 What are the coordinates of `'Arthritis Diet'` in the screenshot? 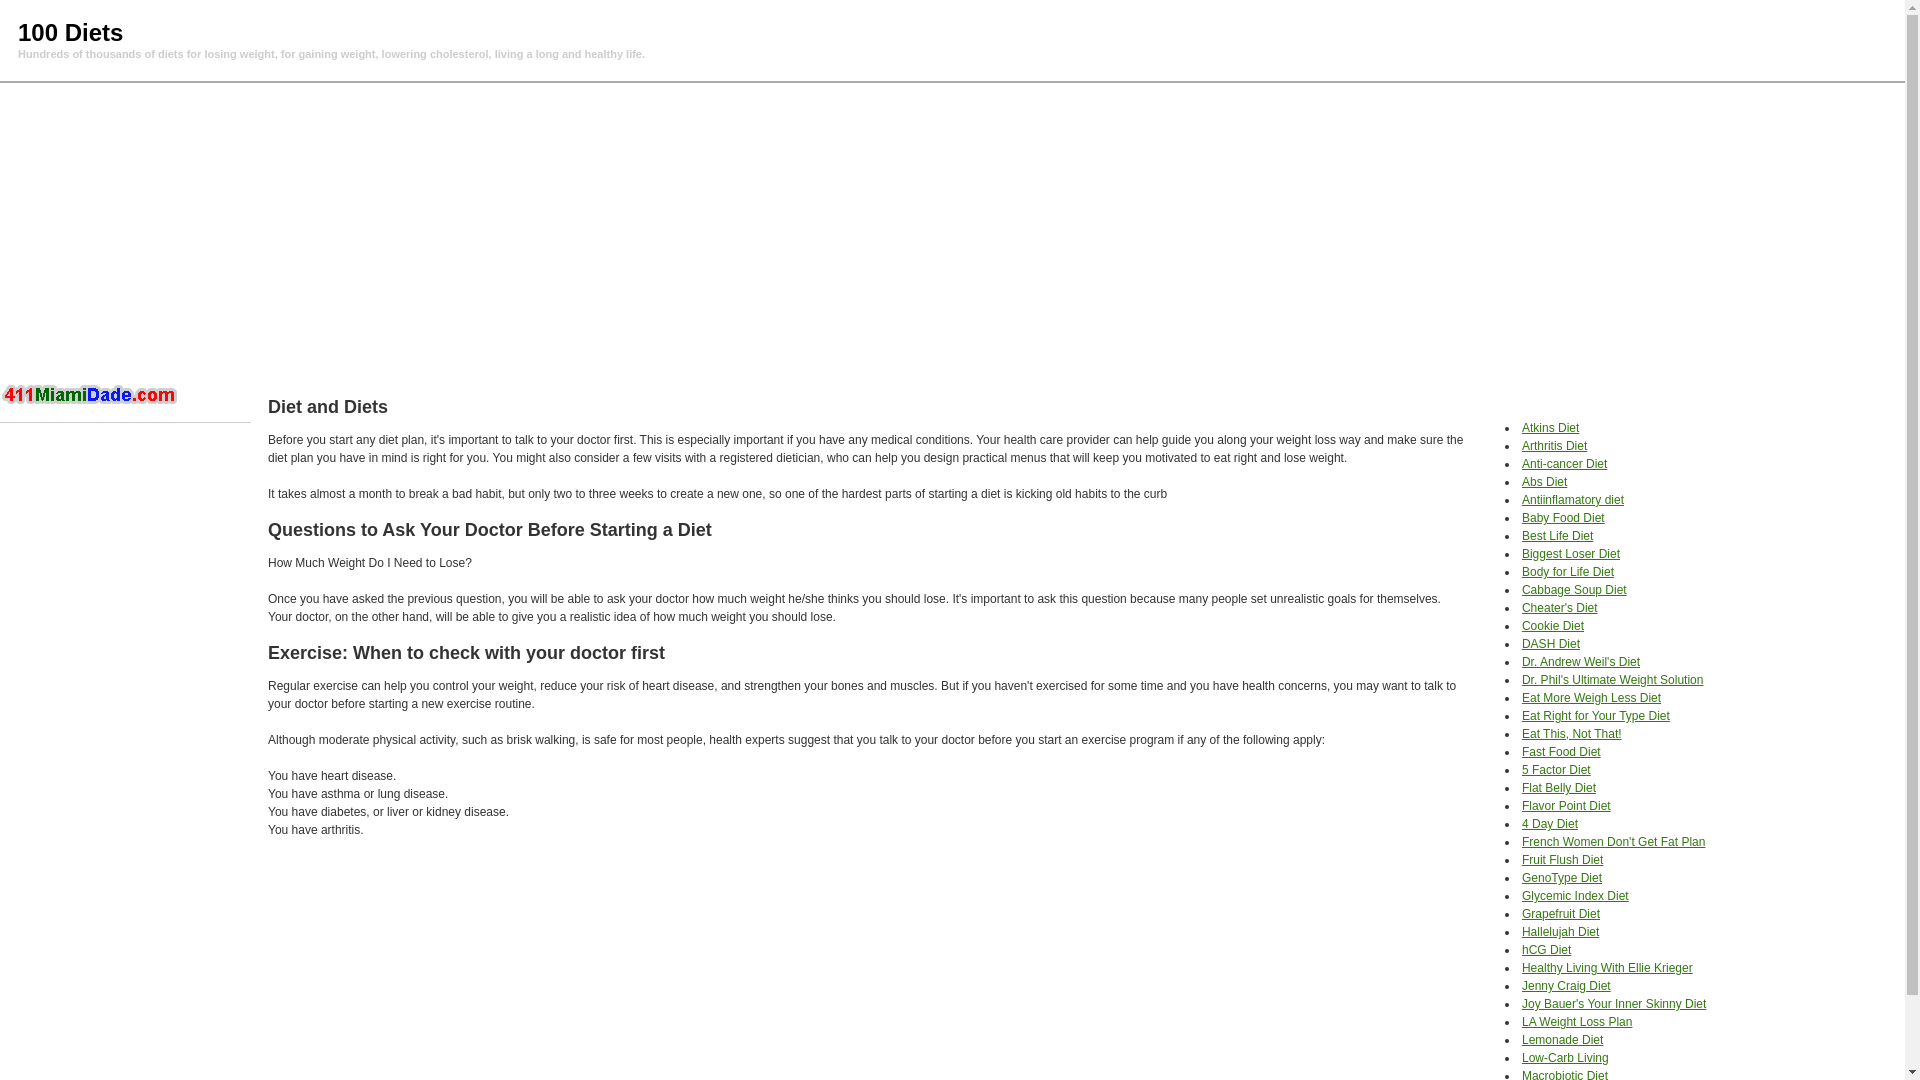 It's located at (1520, 445).